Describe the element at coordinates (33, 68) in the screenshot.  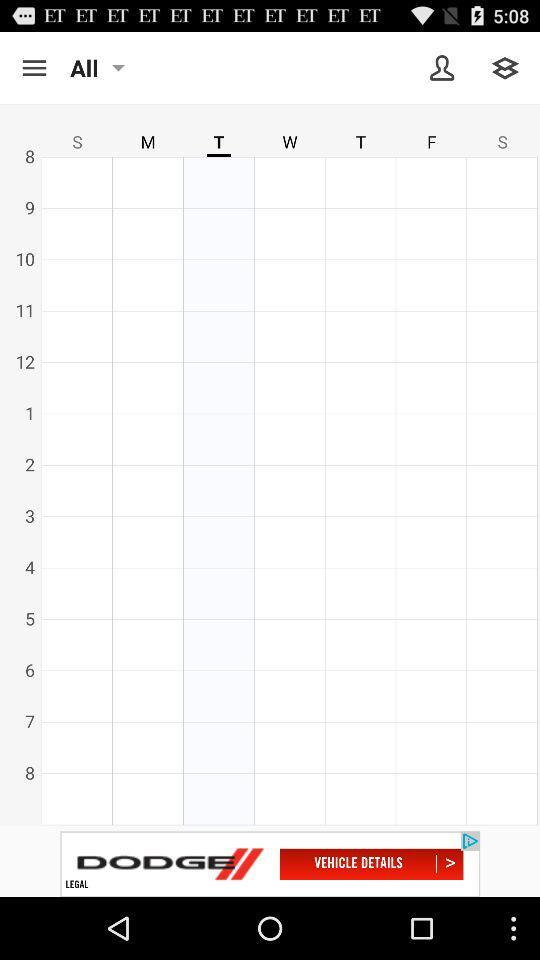
I see `search` at that location.